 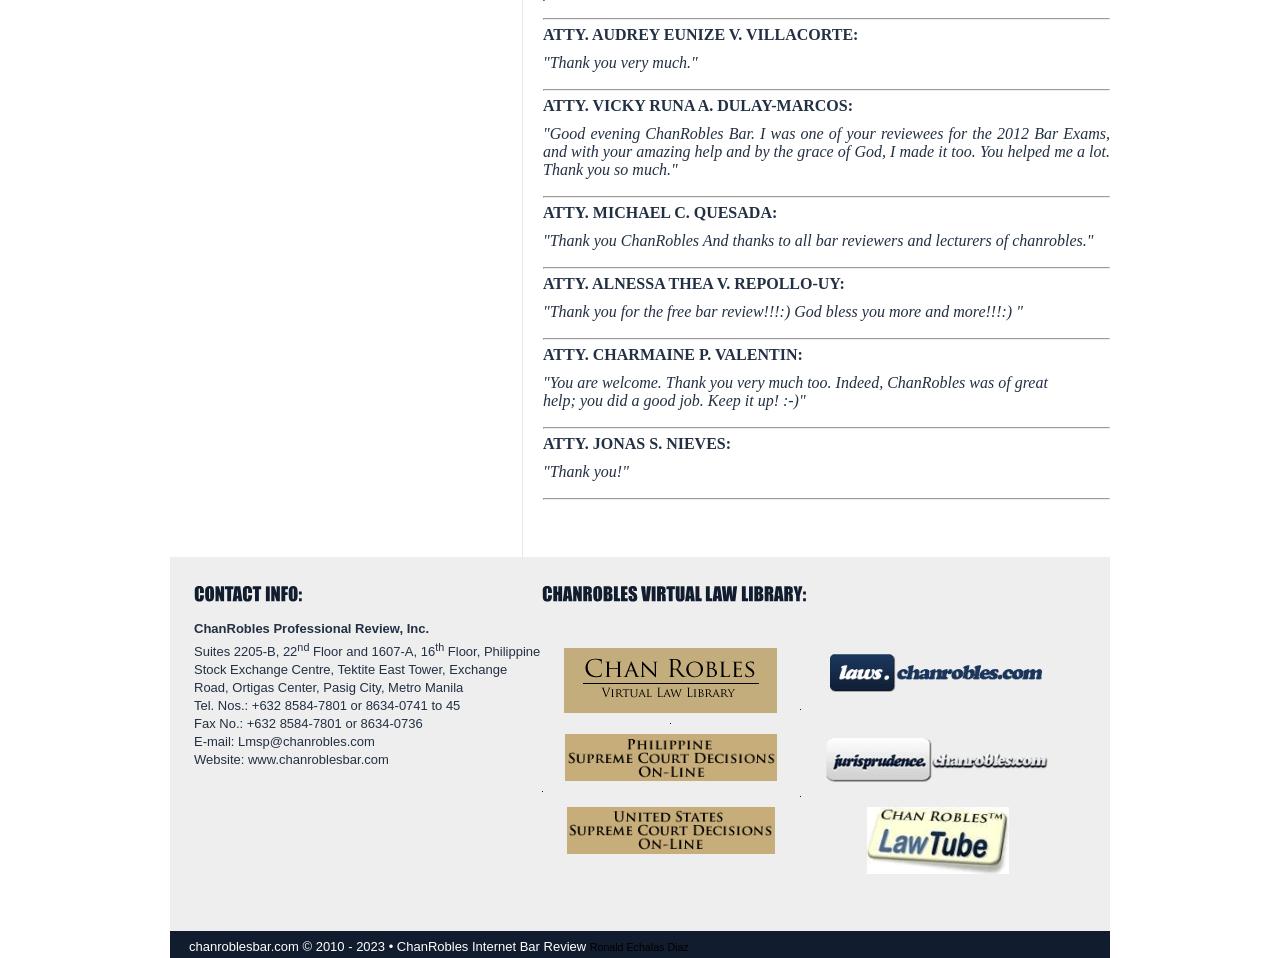 I want to click on 'help; you did a good job. Keep it up! :-)"', so click(x=674, y=400).